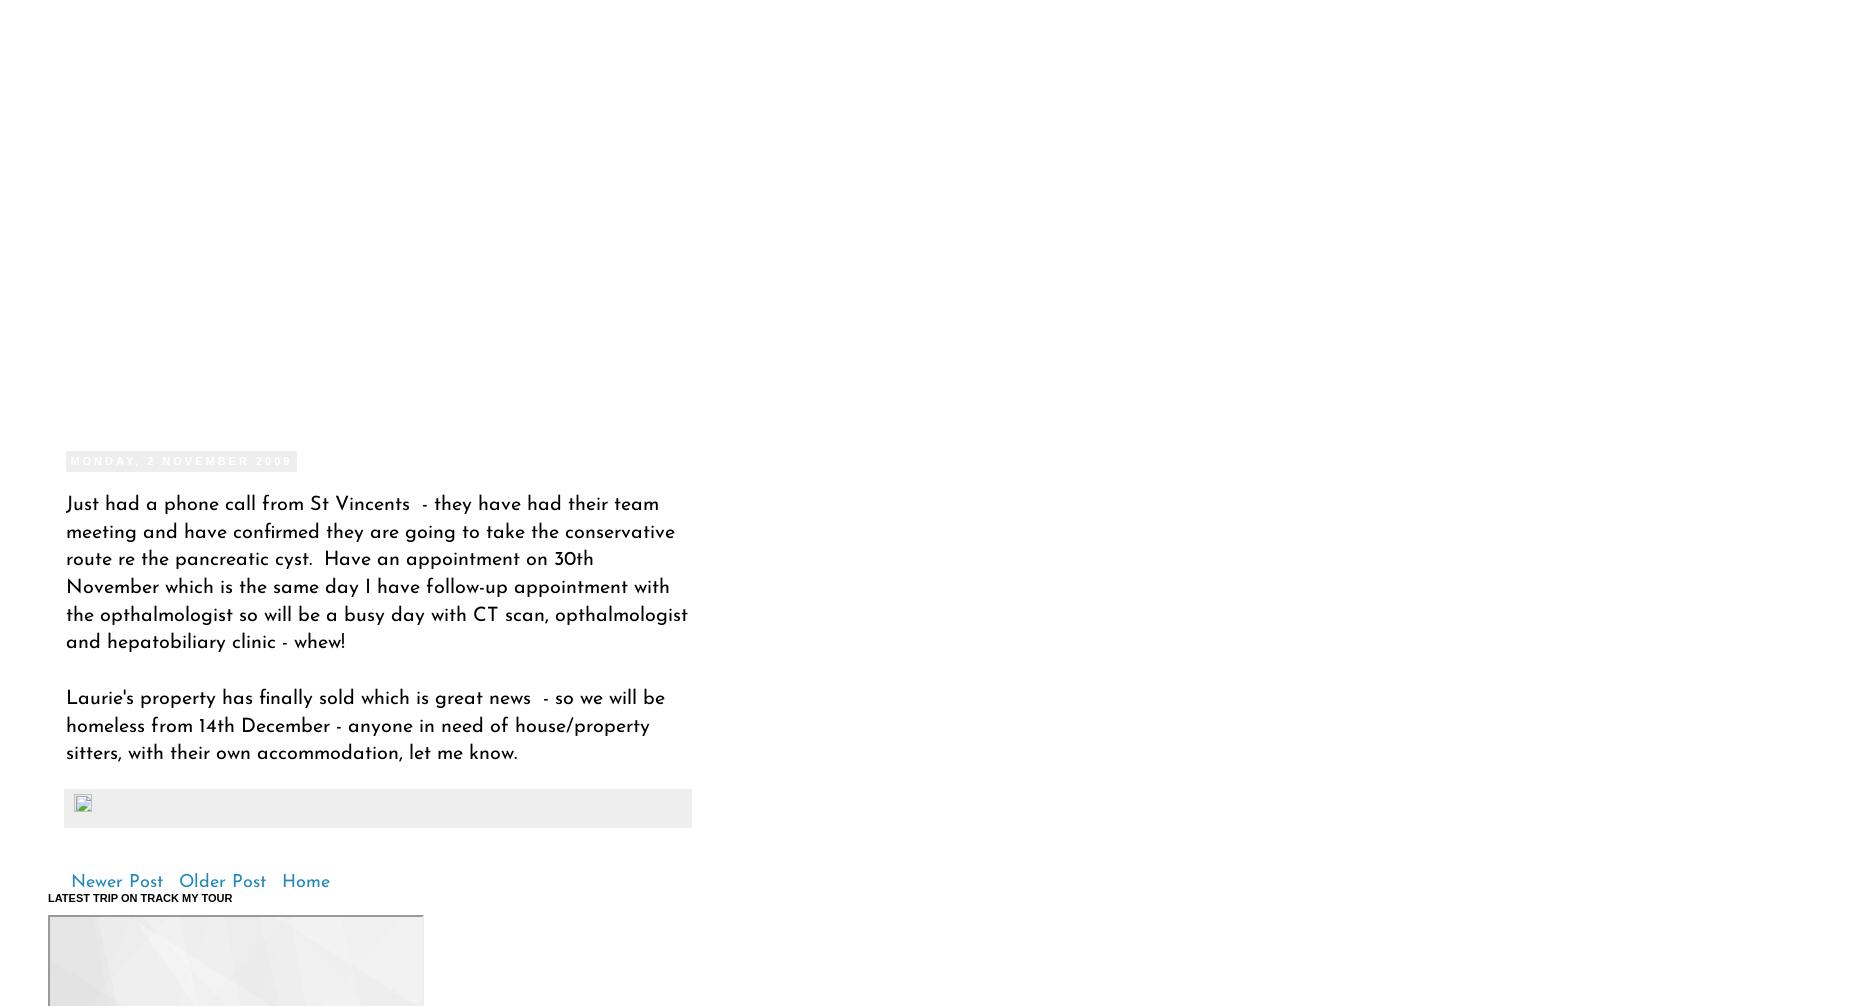 The image size is (1858, 1006). Describe the element at coordinates (365, 726) in the screenshot. I see `'Laurie's property has finally sold which is great news  - so we will be homeless from 14th December - anyone in need of house/property sitters, with their own accommodation, let me know.'` at that location.